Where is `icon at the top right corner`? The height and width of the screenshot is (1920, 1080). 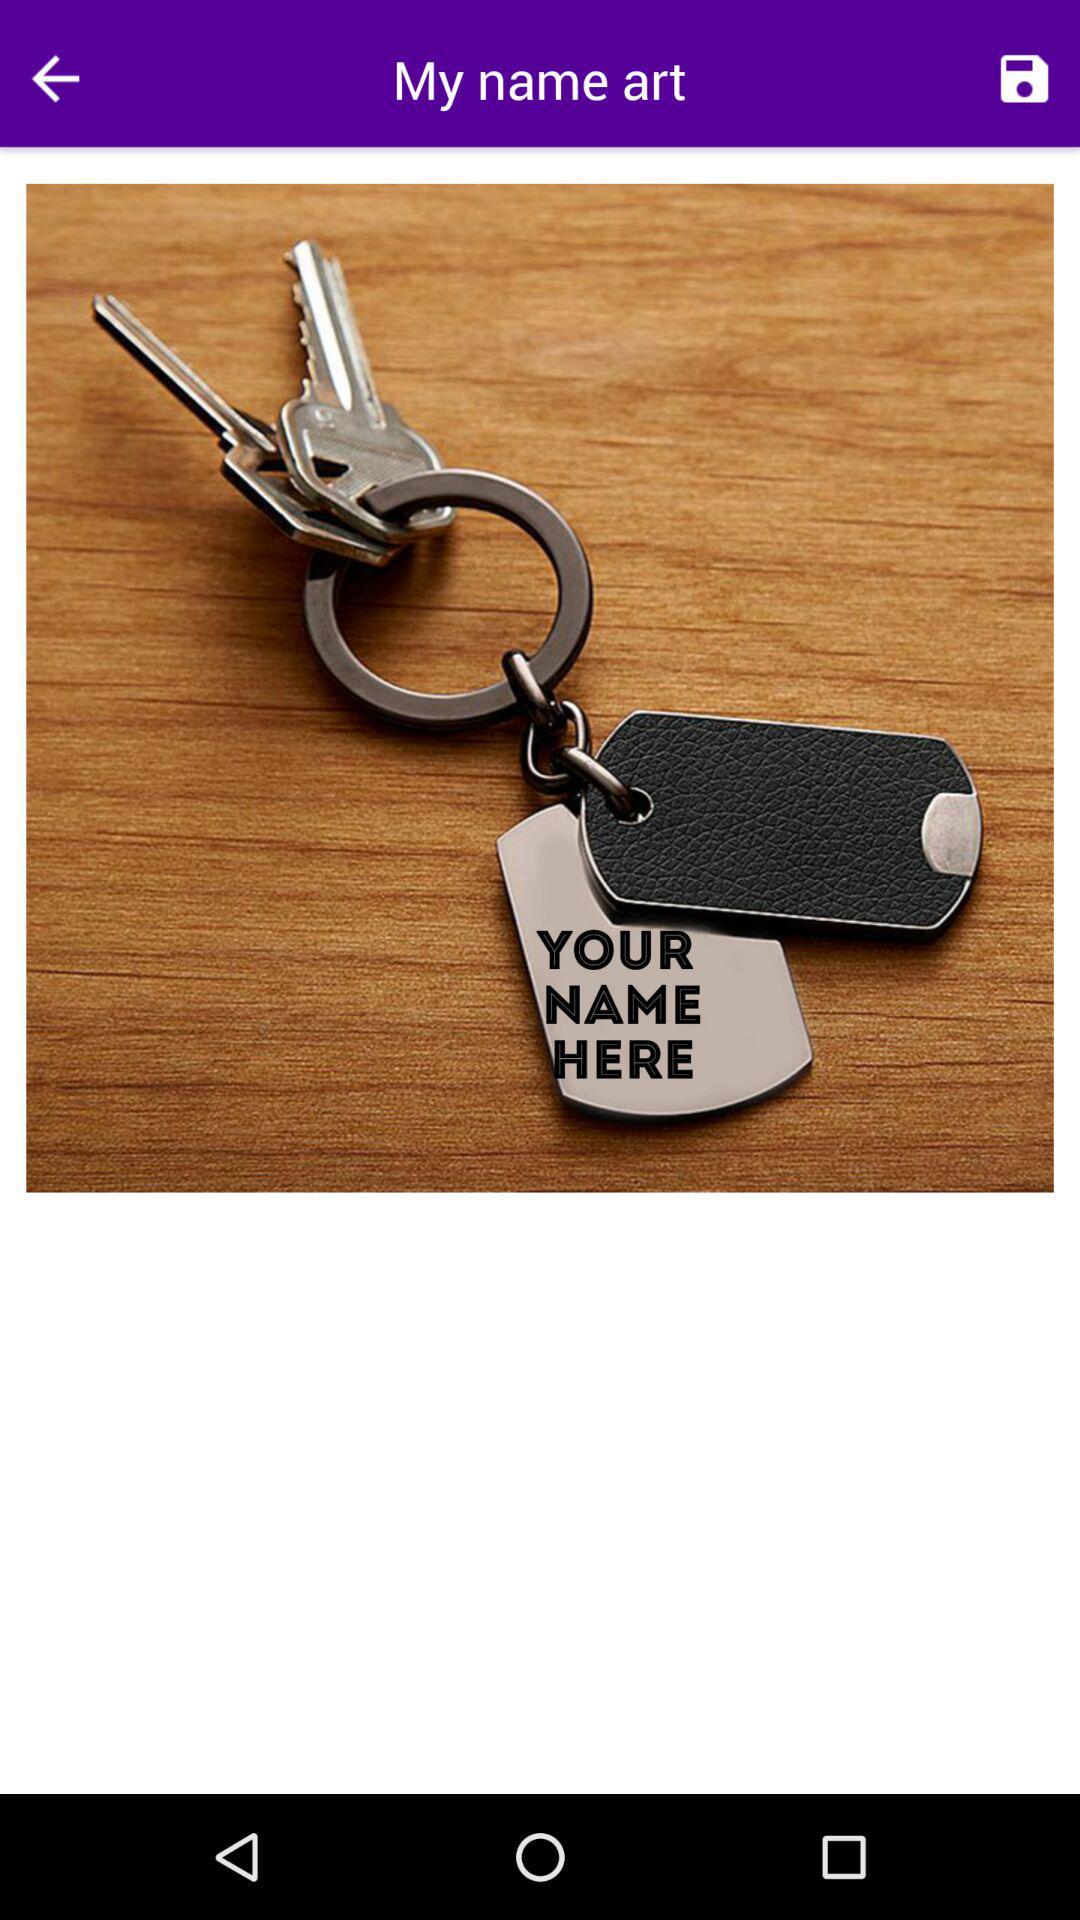
icon at the top right corner is located at coordinates (1024, 78).